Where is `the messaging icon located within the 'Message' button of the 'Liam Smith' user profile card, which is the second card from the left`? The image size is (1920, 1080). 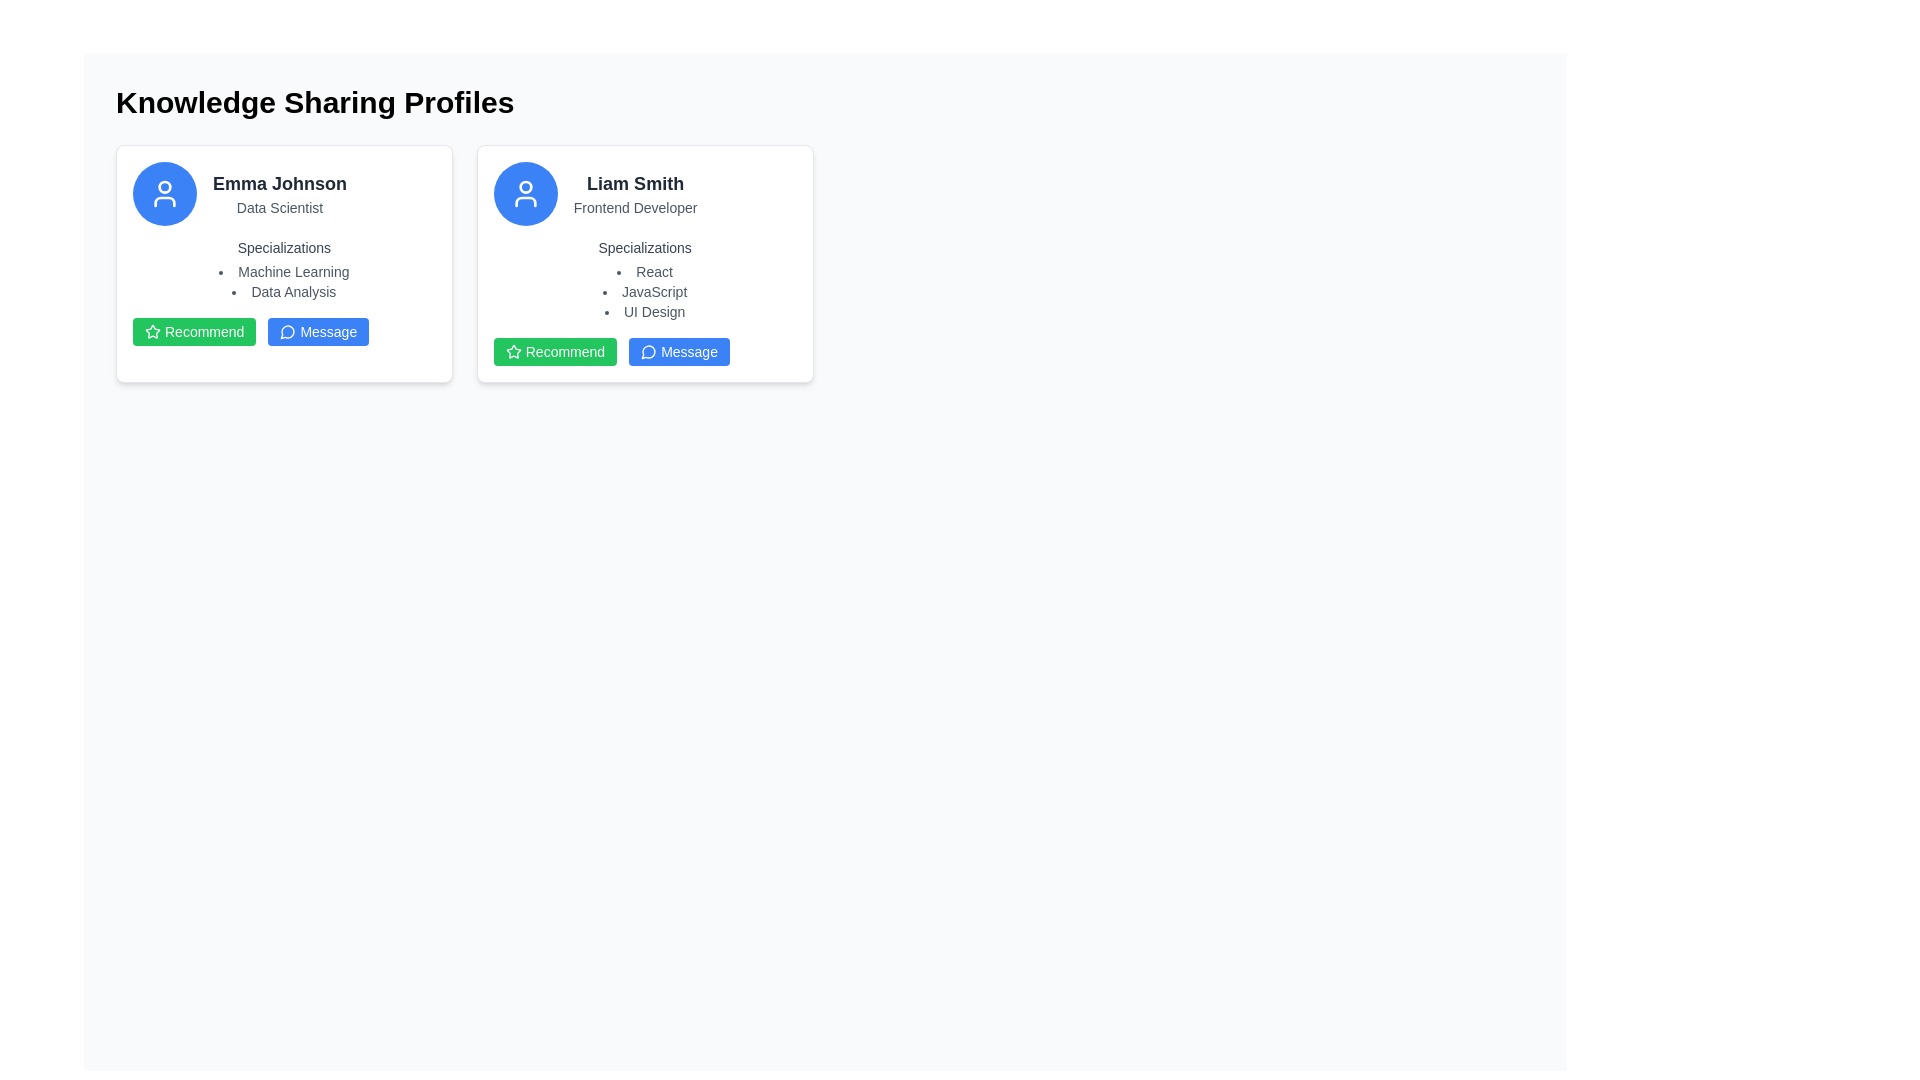 the messaging icon located within the 'Message' button of the 'Liam Smith' user profile card, which is the second card from the left is located at coordinates (649, 350).